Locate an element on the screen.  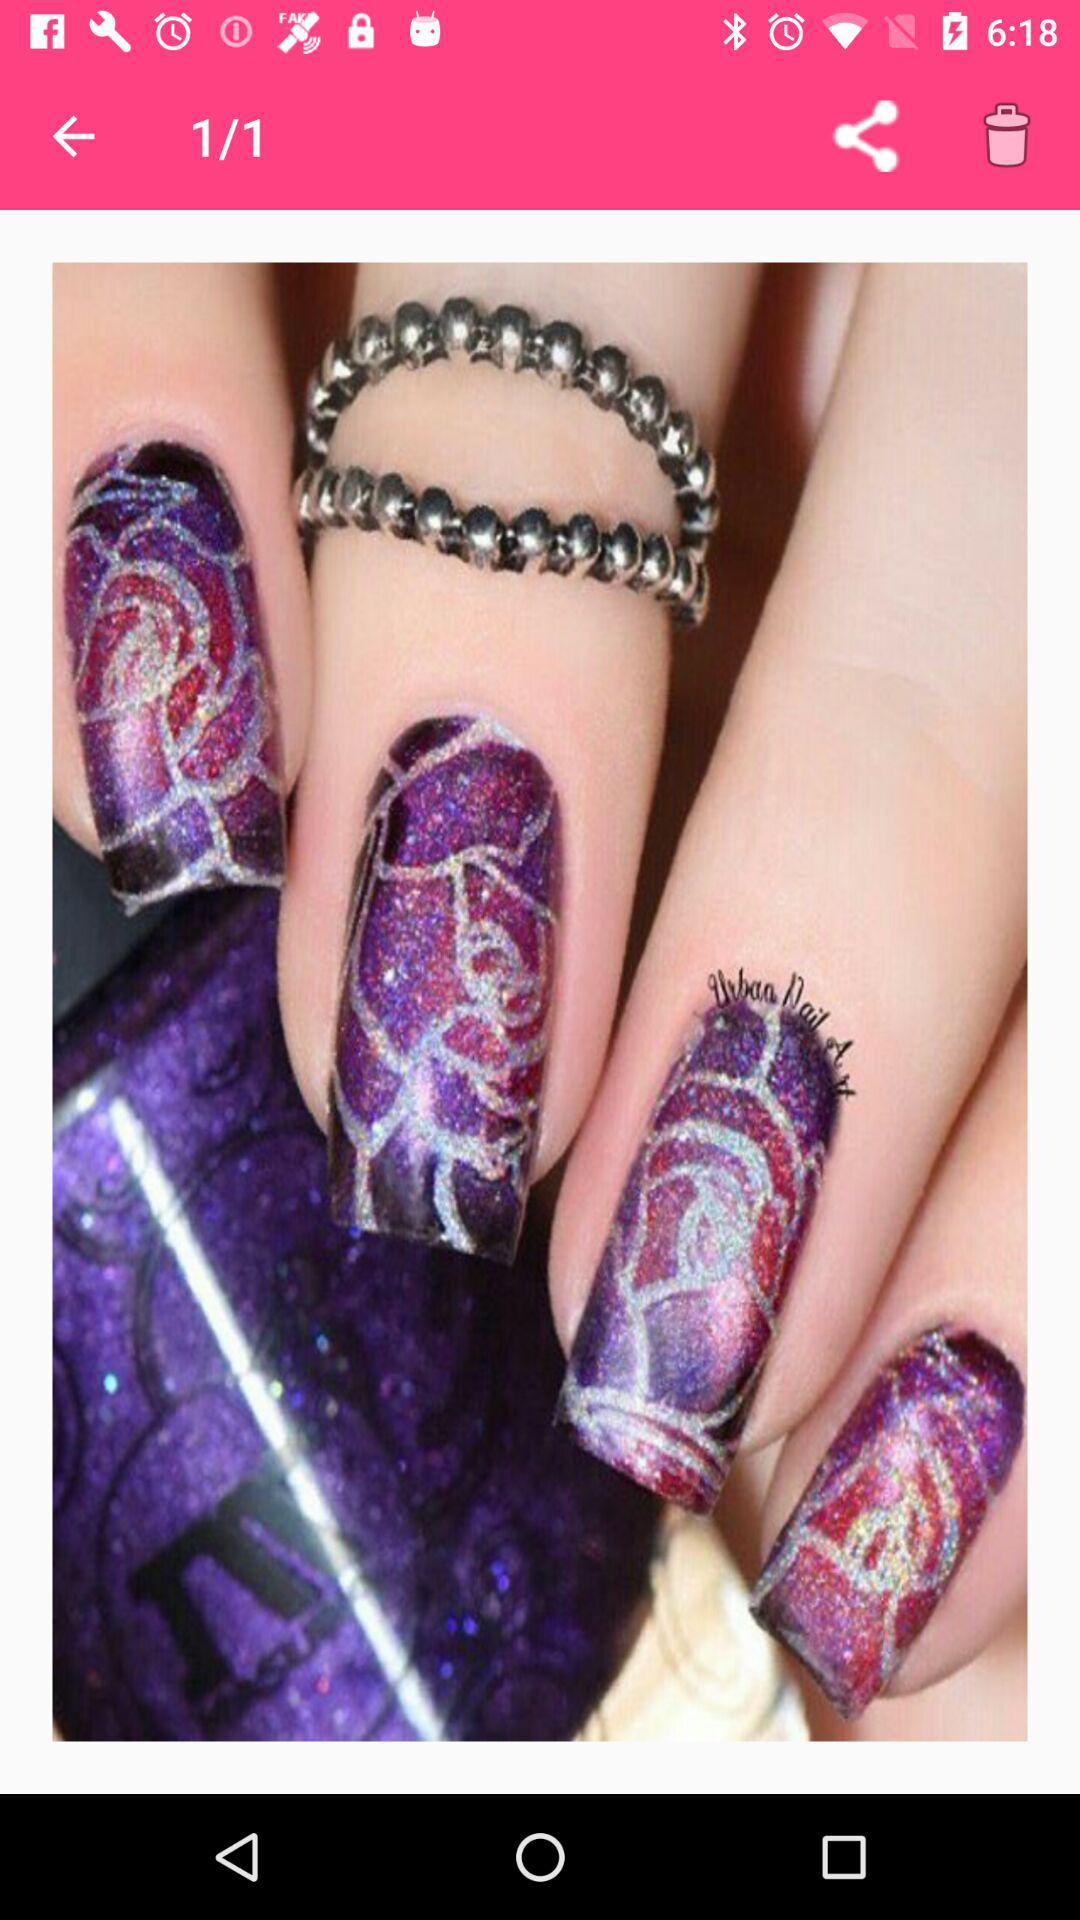
share entry is located at coordinates (864, 135).